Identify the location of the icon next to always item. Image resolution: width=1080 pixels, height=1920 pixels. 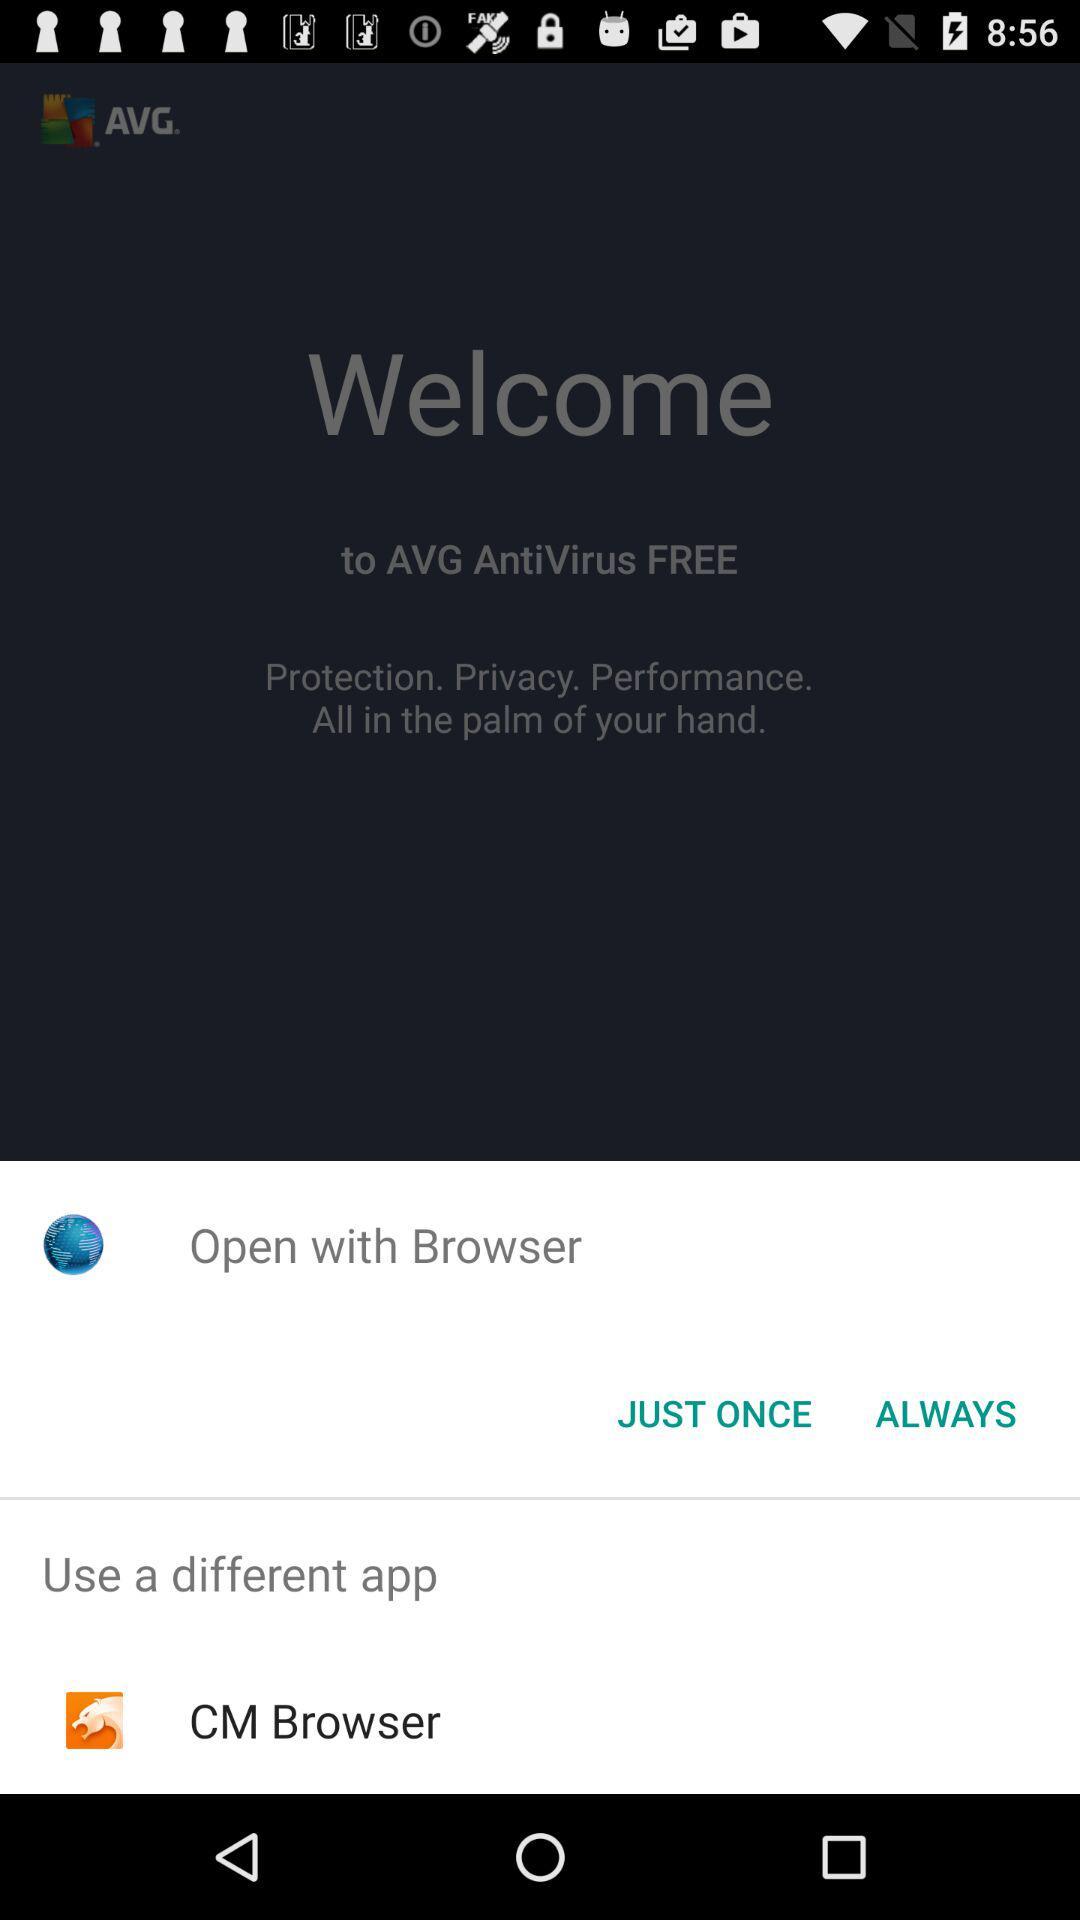
(713, 1411).